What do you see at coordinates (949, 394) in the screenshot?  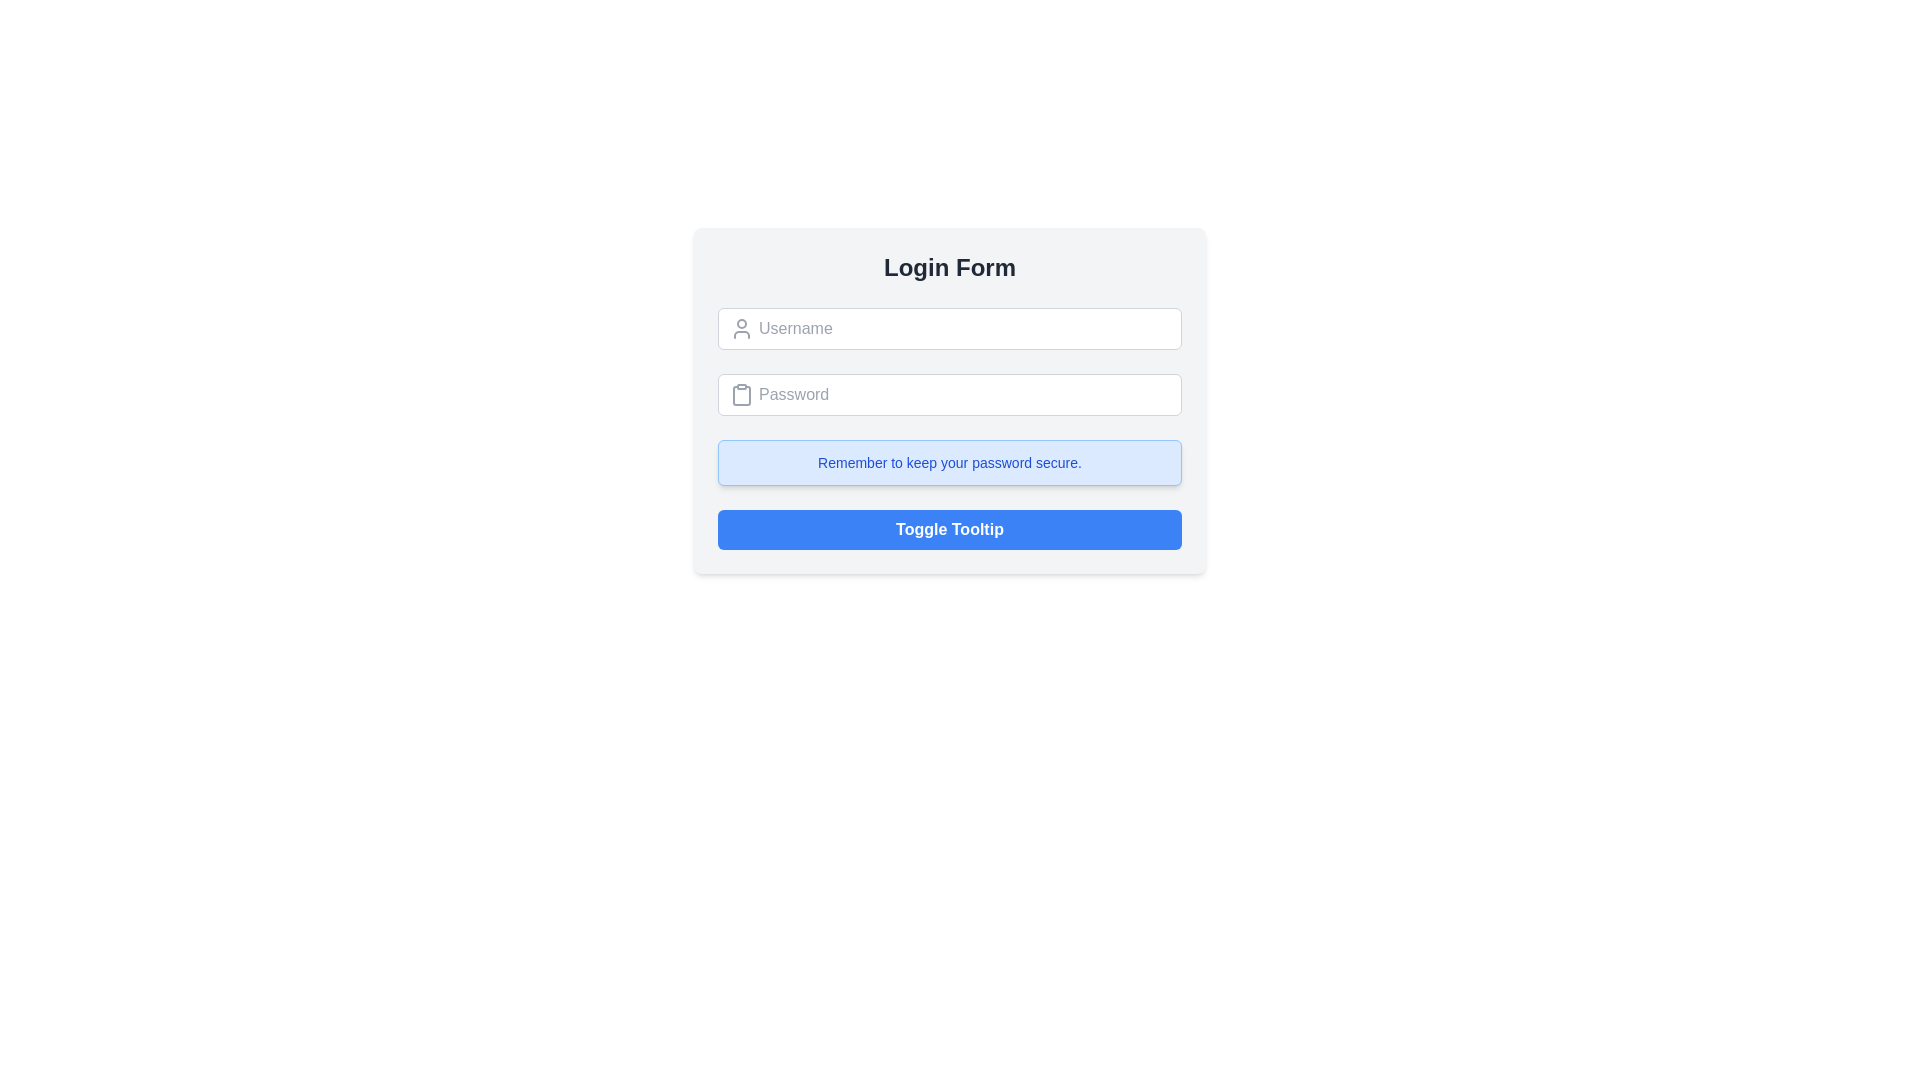 I see `the password input field, which is the second input field in the login form, to focus on it` at bounding box center [949, 394].